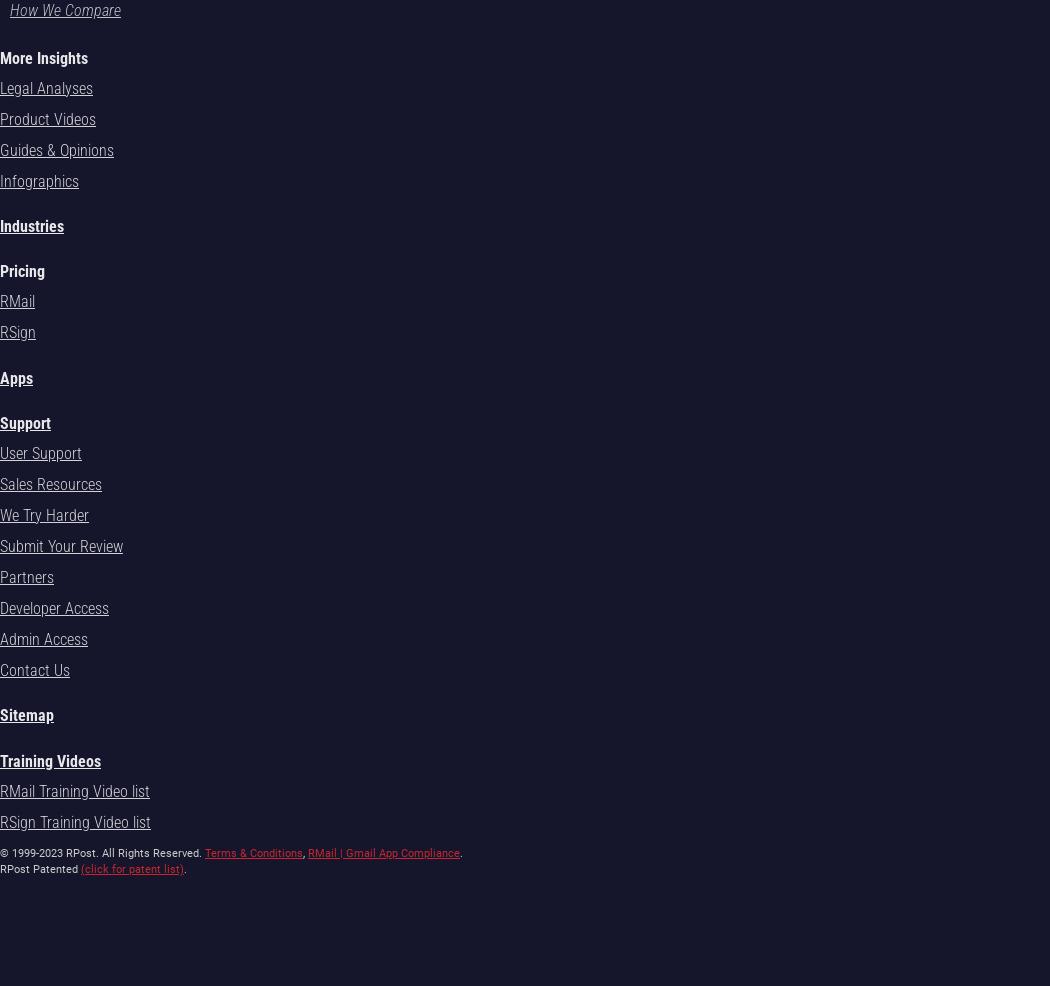 The height and width of the screenshot is (986, 1050). Describe the element at coordinates (383, 851) in the screenshot. I see `'RMail | Gmail App Compliance'` at that location.